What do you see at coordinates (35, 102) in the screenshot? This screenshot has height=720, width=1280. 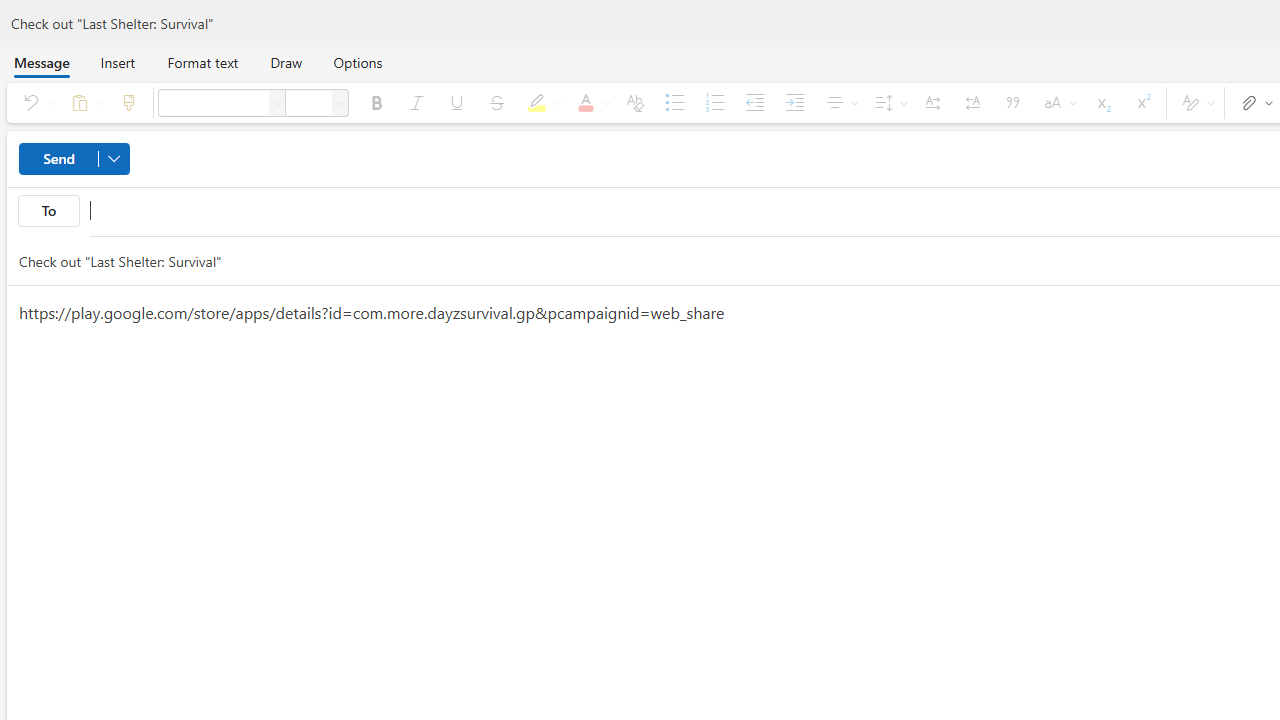 I see `'Undo'` at bounding box center [35, 102].